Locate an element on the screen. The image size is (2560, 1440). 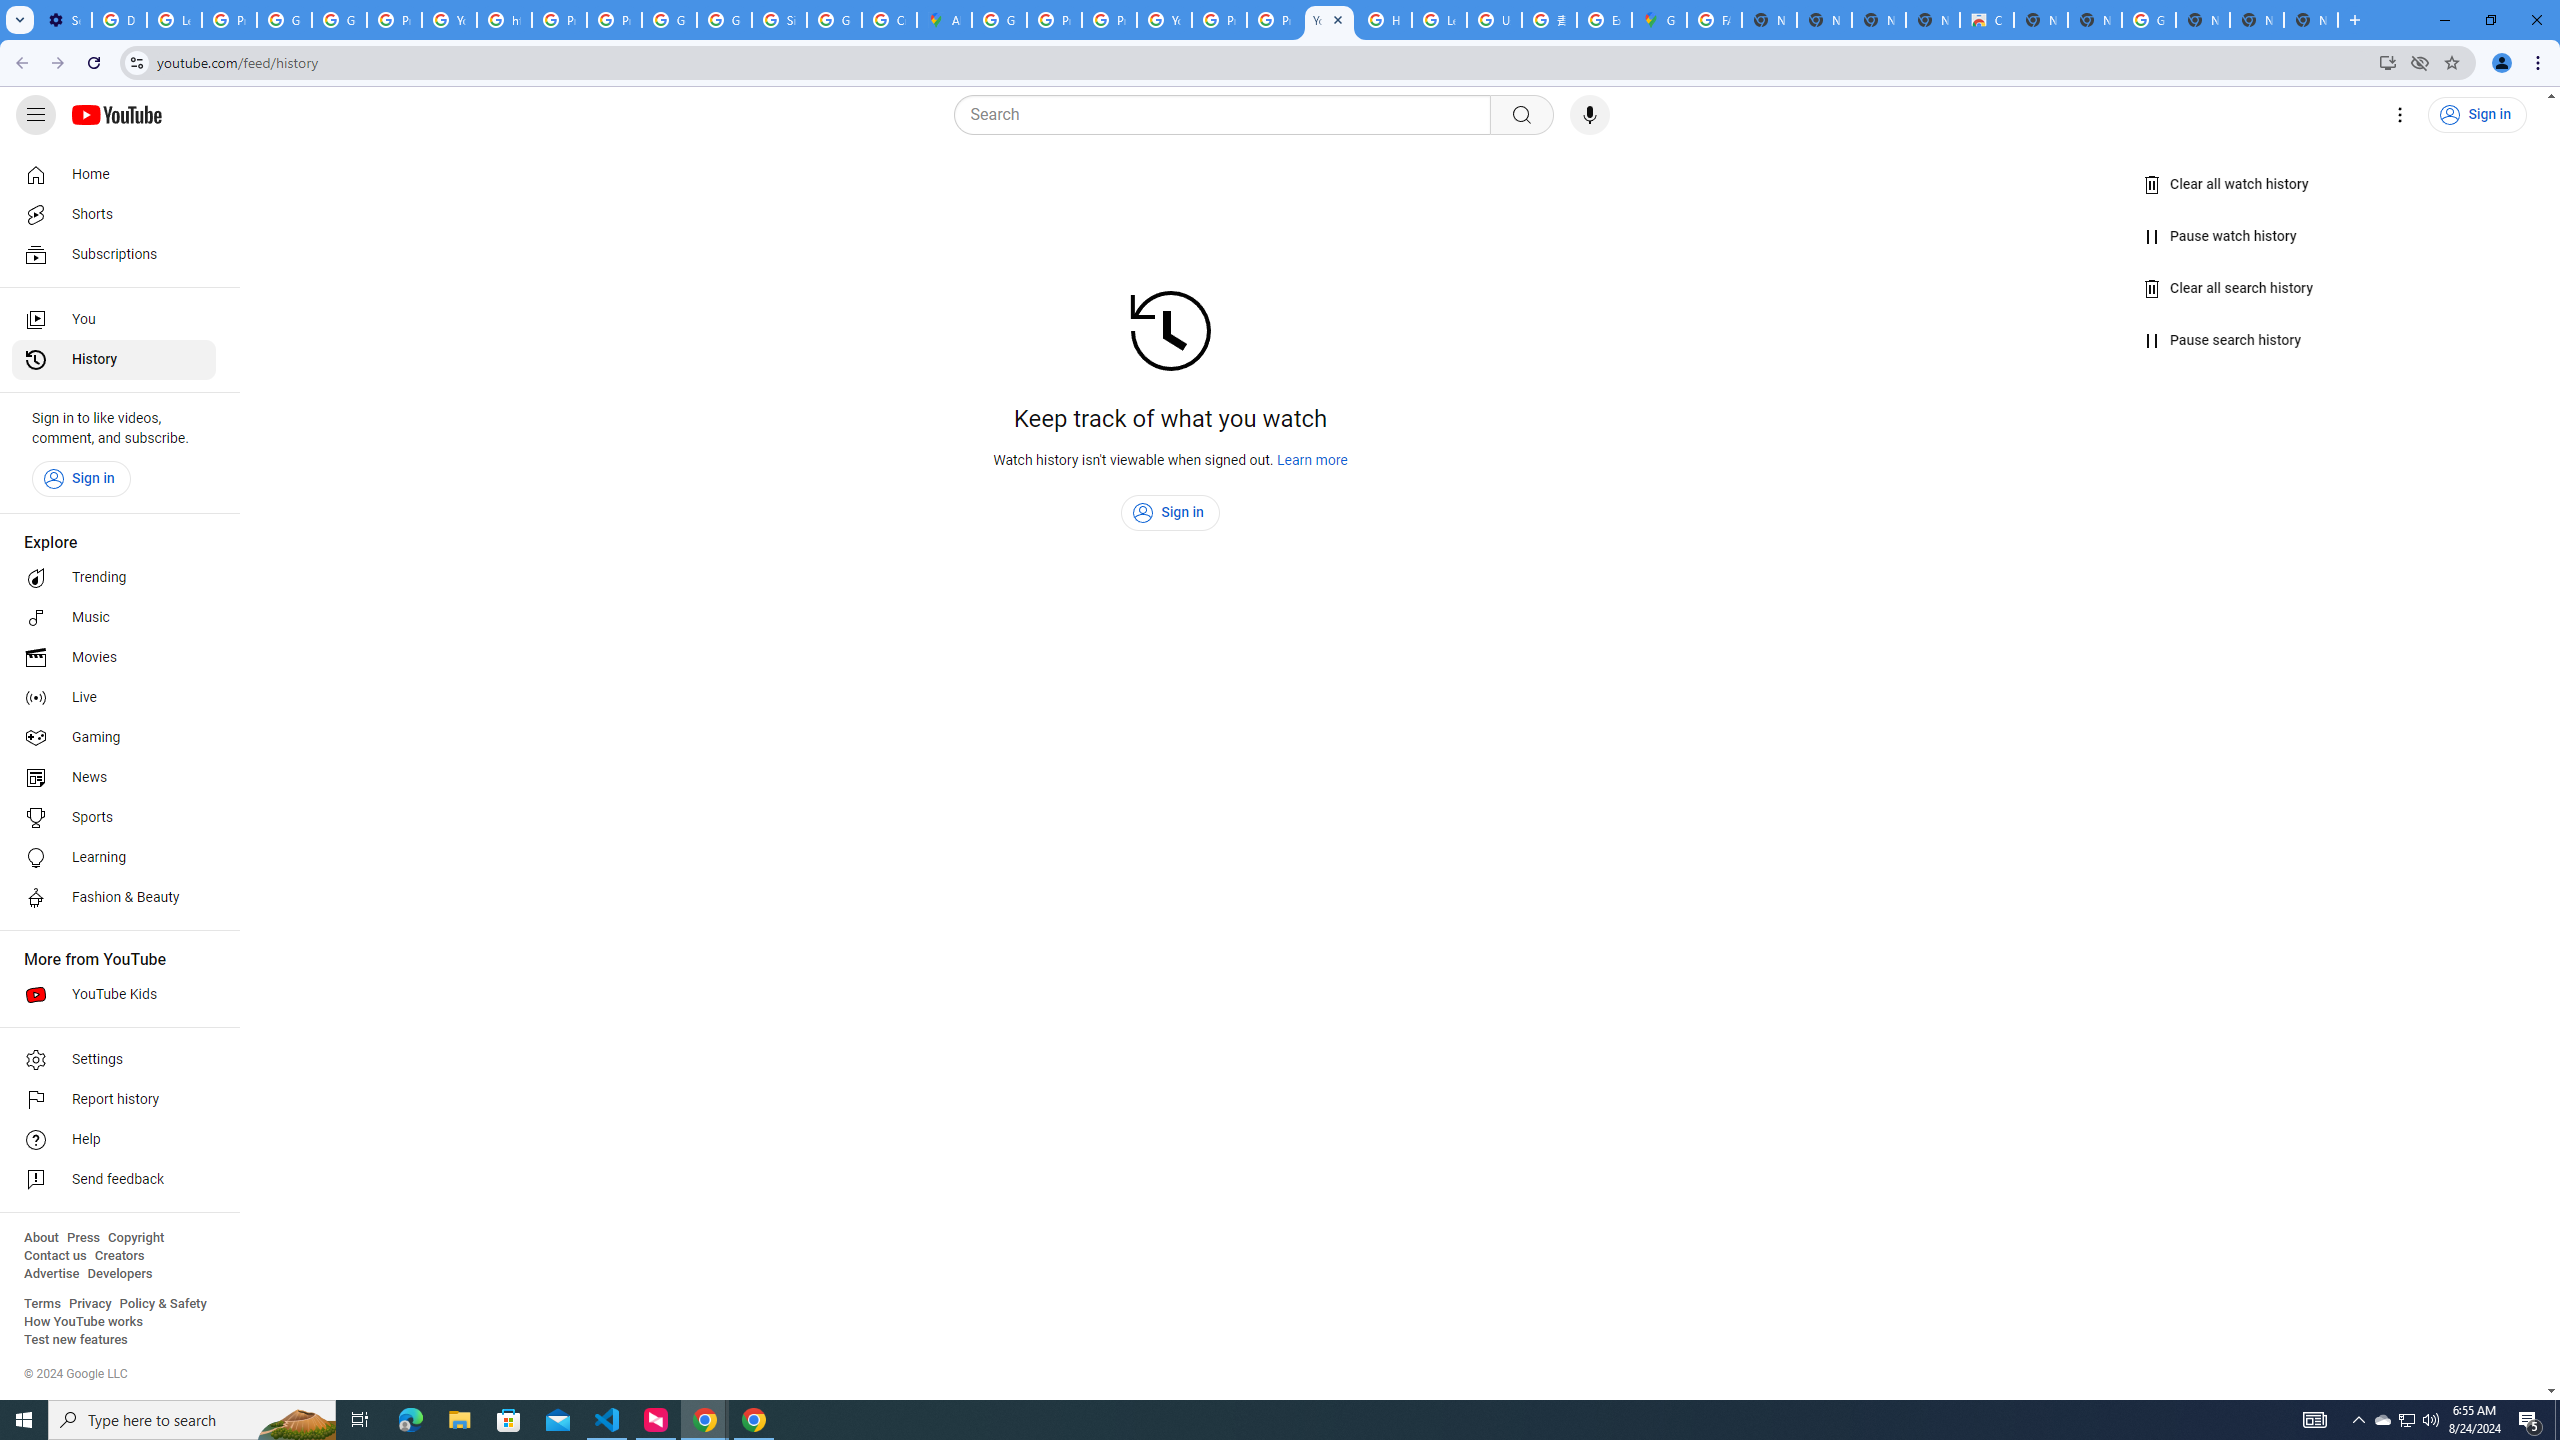
'https://scholar.google.com/' is located at coordinates (504, 19).